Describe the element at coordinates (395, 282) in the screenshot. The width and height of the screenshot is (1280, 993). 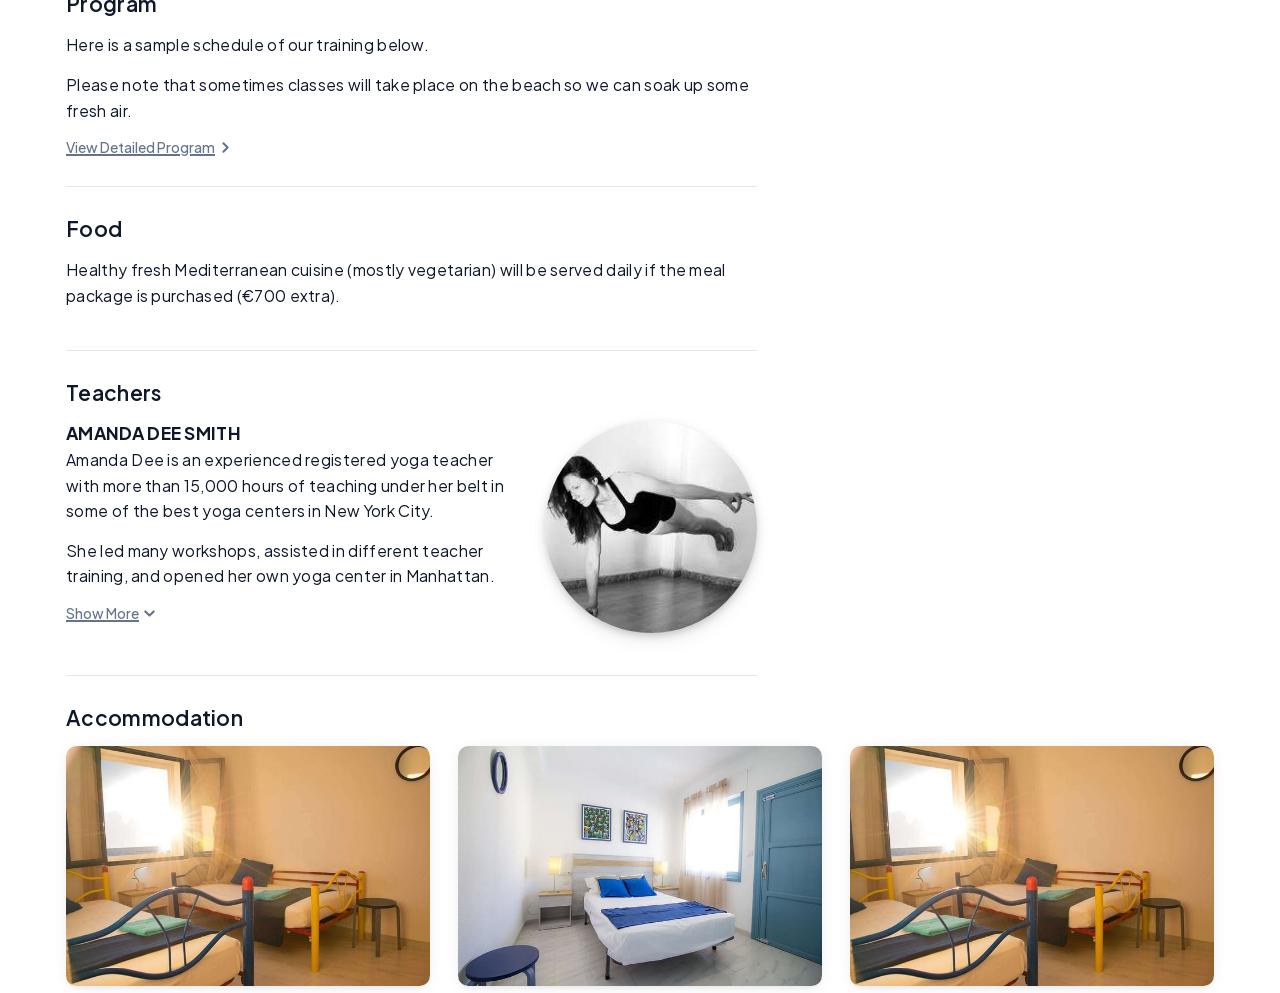
I see `'Healthy fresh Mediterranean cuisine (mostly vegetarian) will be served daily if the meal package is purchased (€700 extra).'` at that location.